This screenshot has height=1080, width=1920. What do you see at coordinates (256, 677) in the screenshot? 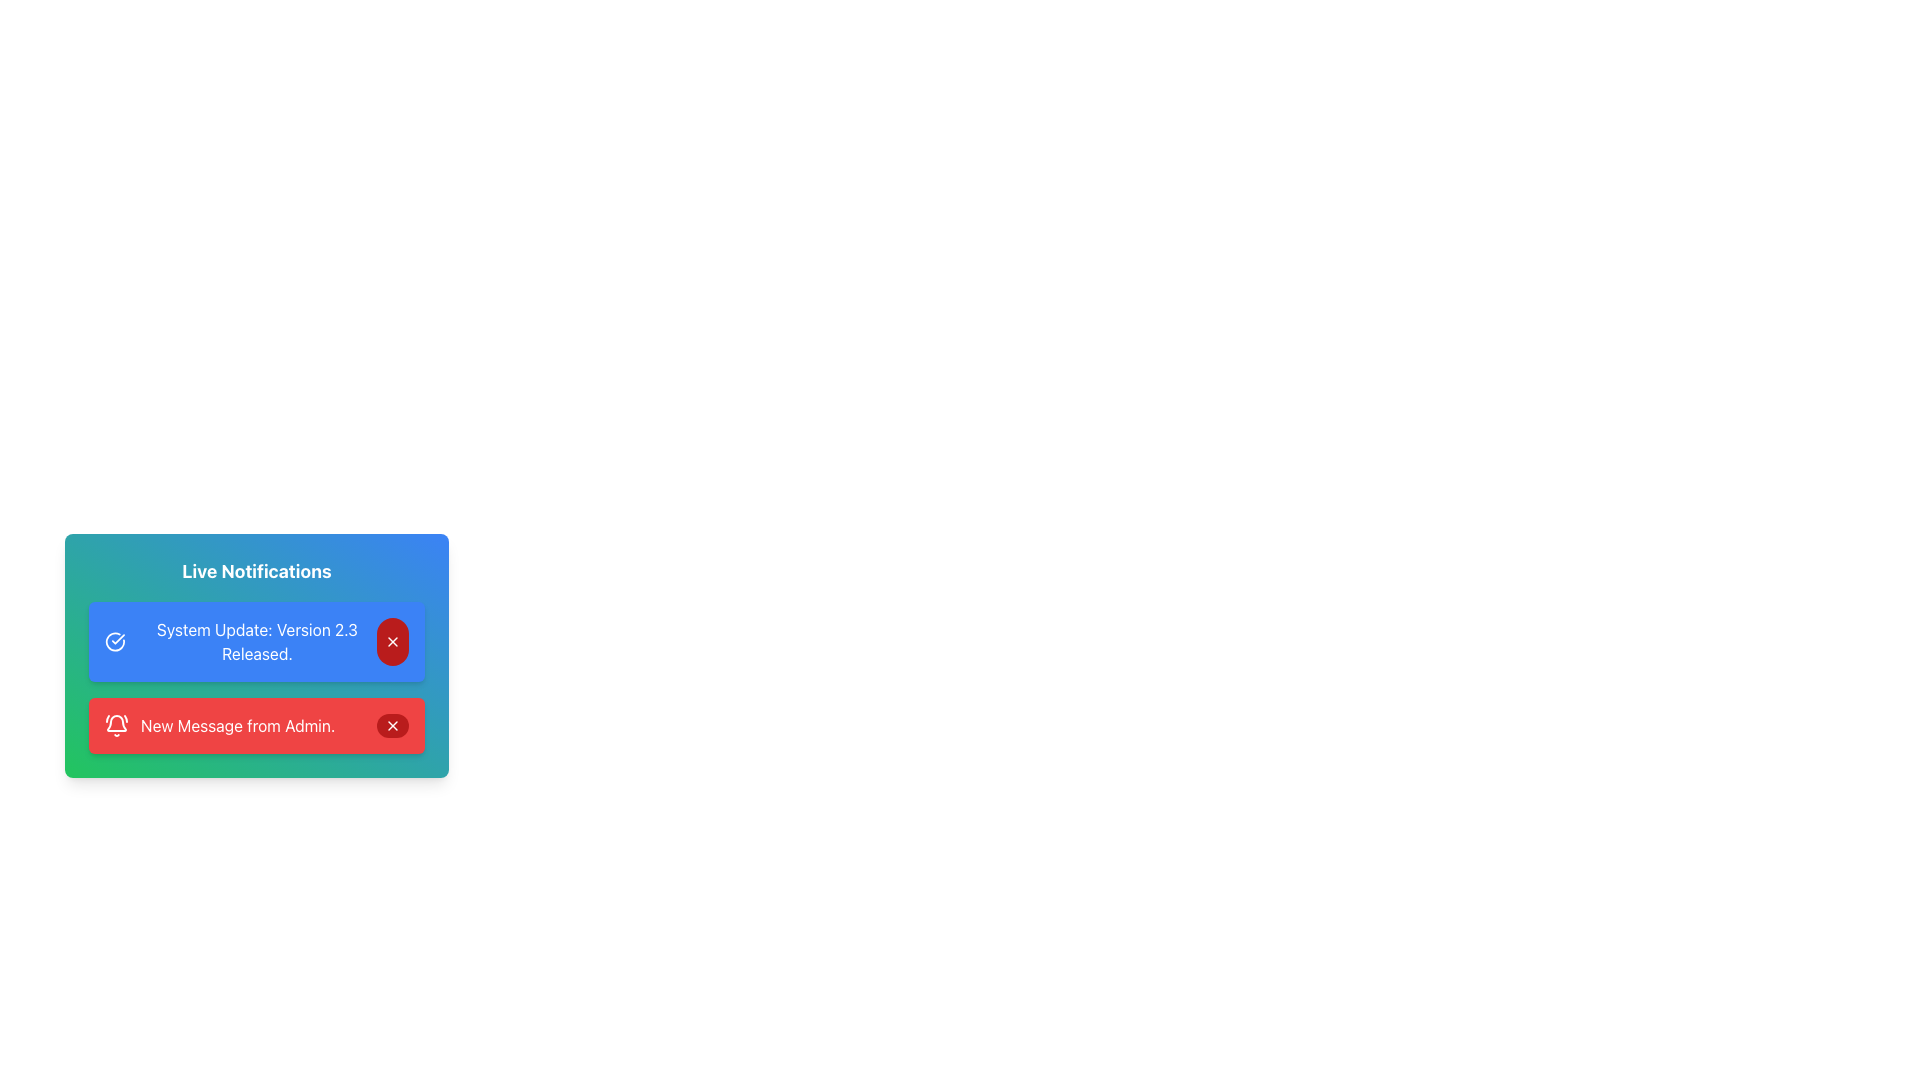
I see `the Informational Text Block displaying the notification 'System Update: Version 2.3 Released', which features a blue background and a circular checkmark icon on the left side, located in the 'Live Notifications' section` at bounding box center [256, 677].